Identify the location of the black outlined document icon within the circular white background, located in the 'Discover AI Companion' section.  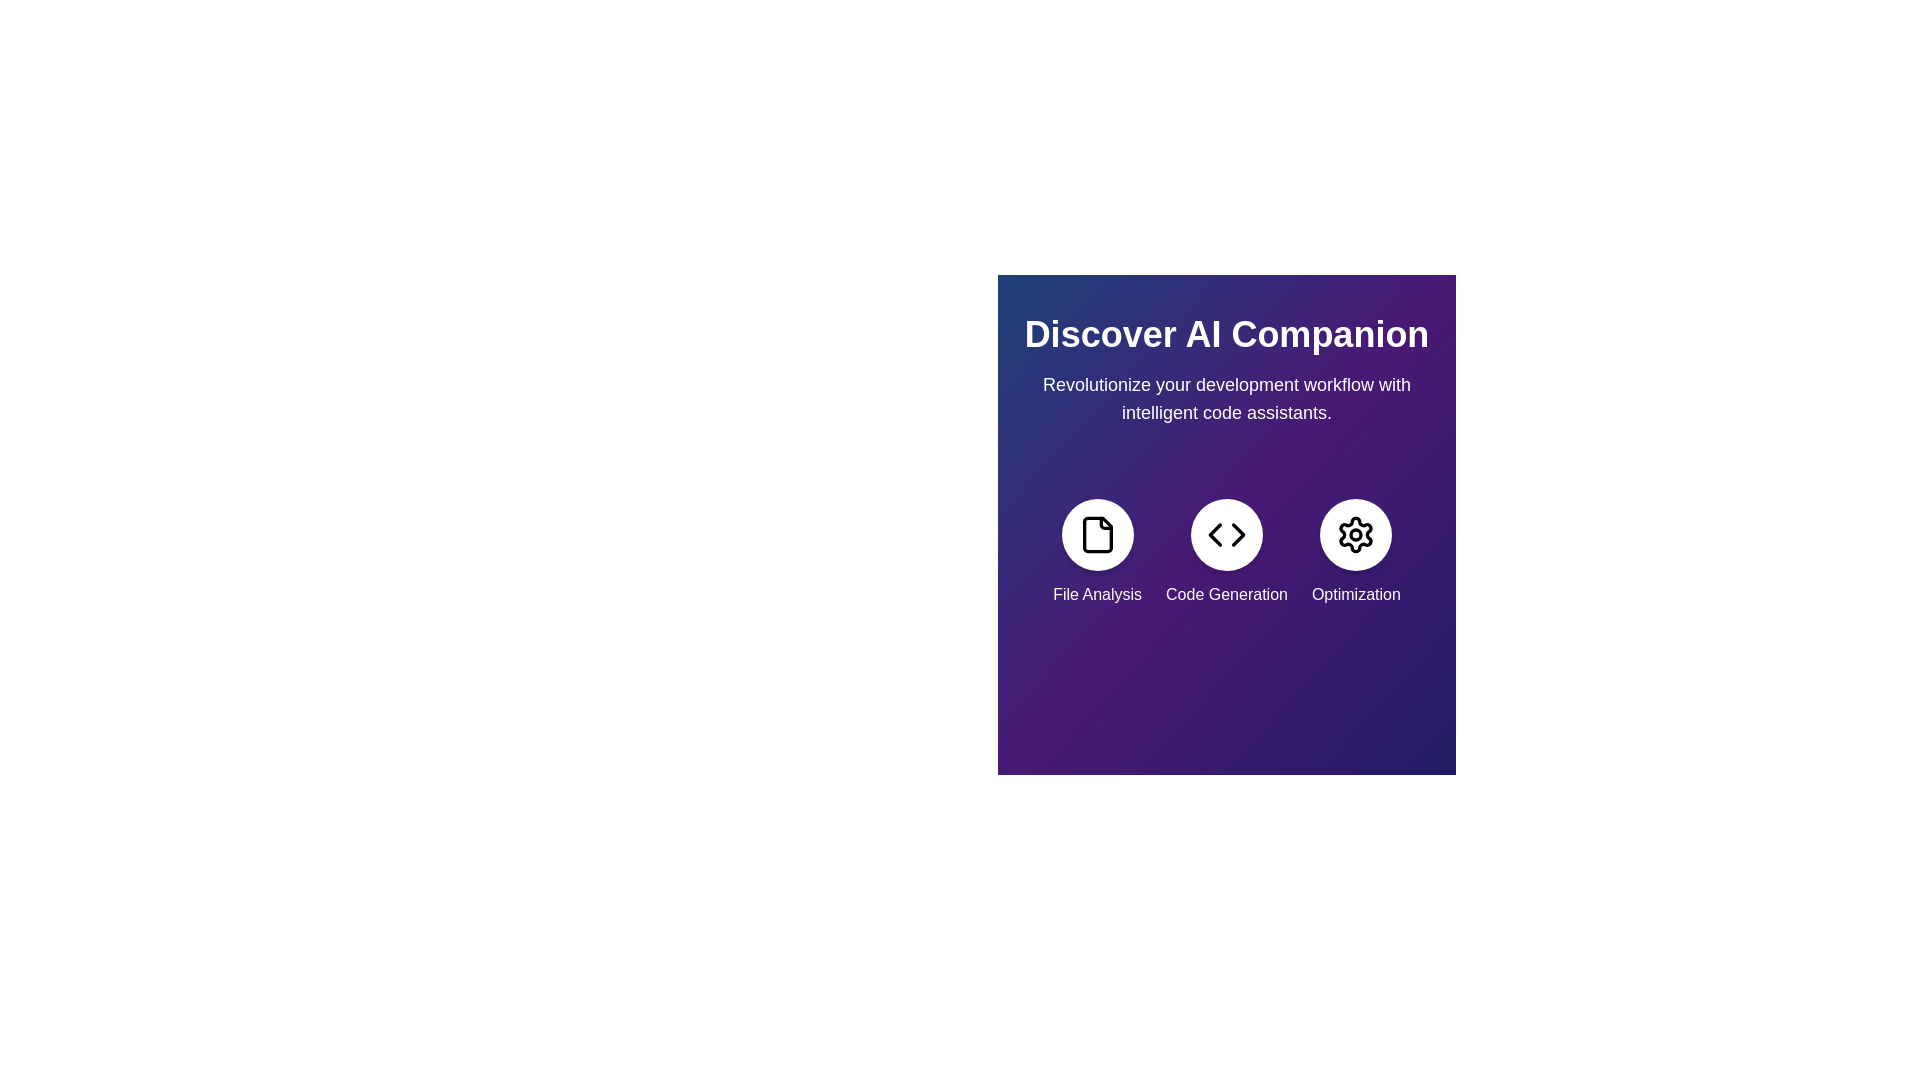
(1096, 534).